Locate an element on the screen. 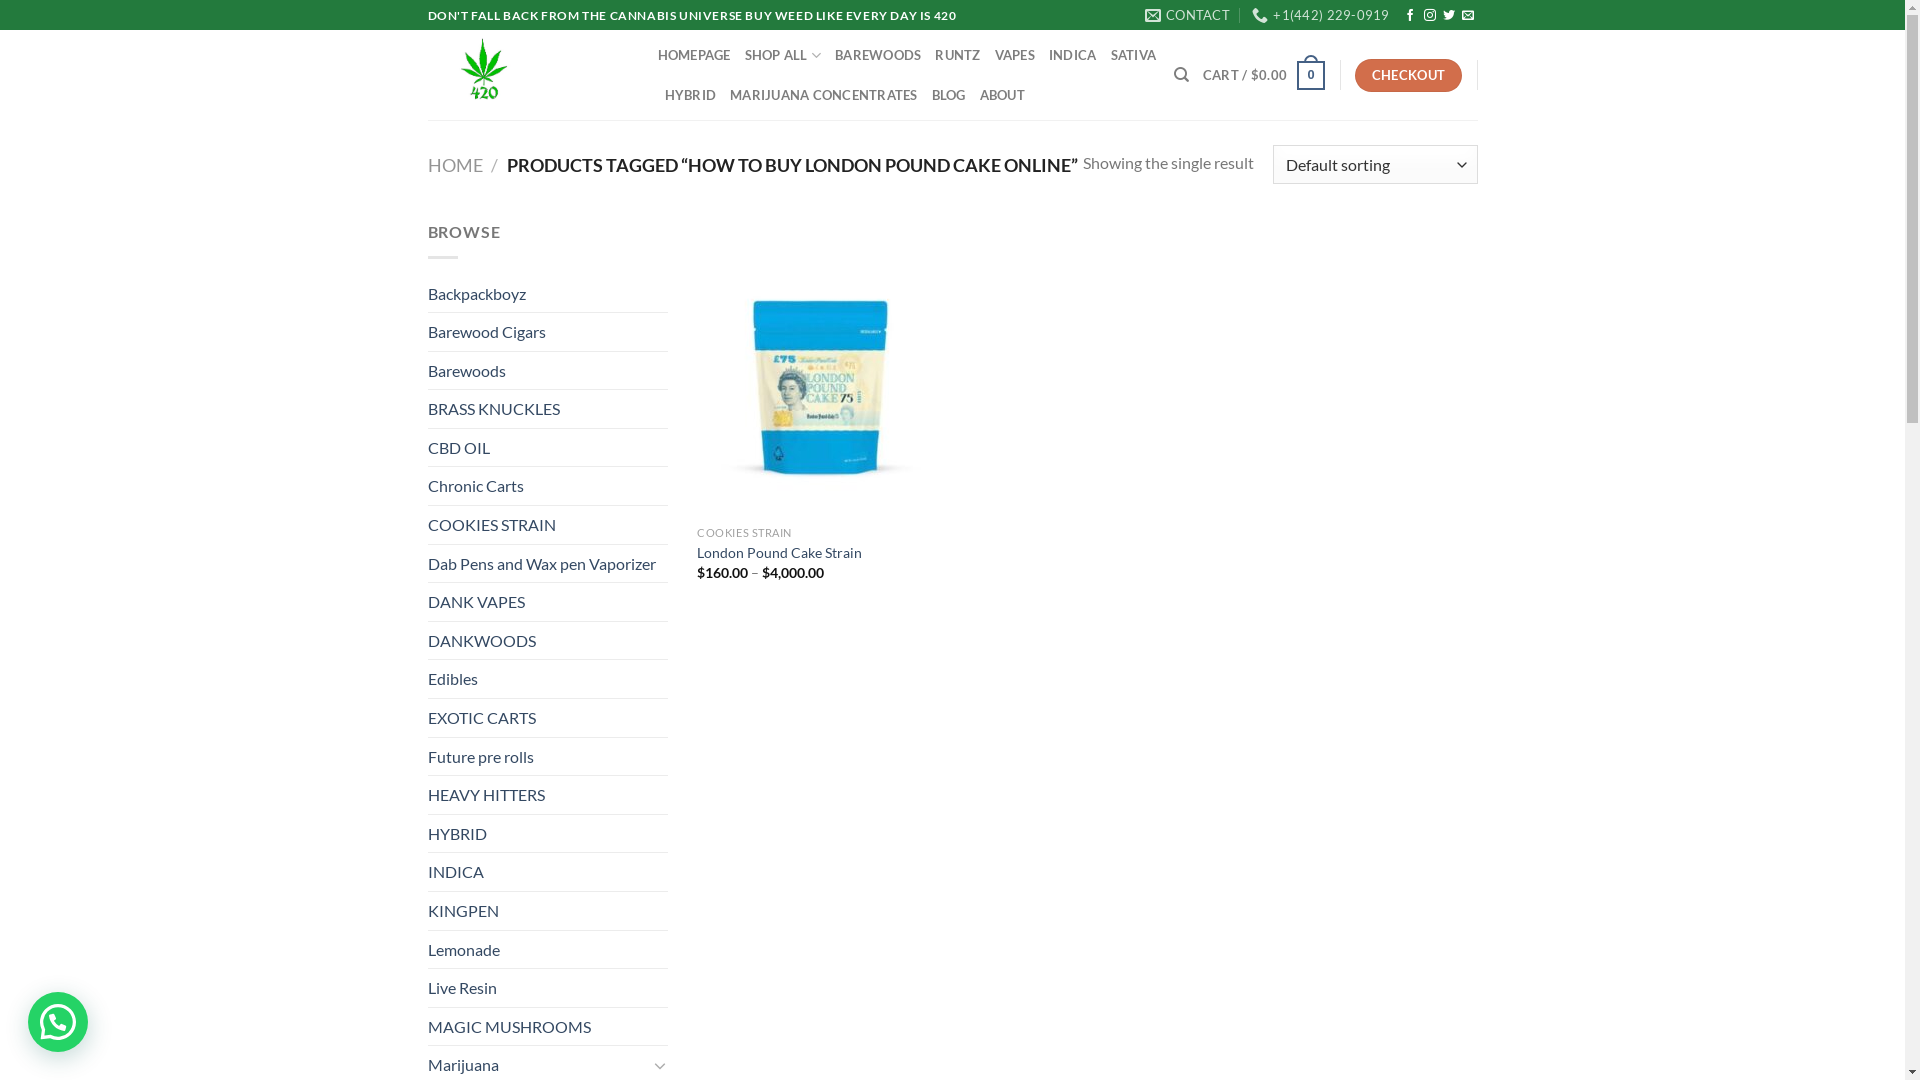  'Lemonade' is located at coordinates (426, 948).